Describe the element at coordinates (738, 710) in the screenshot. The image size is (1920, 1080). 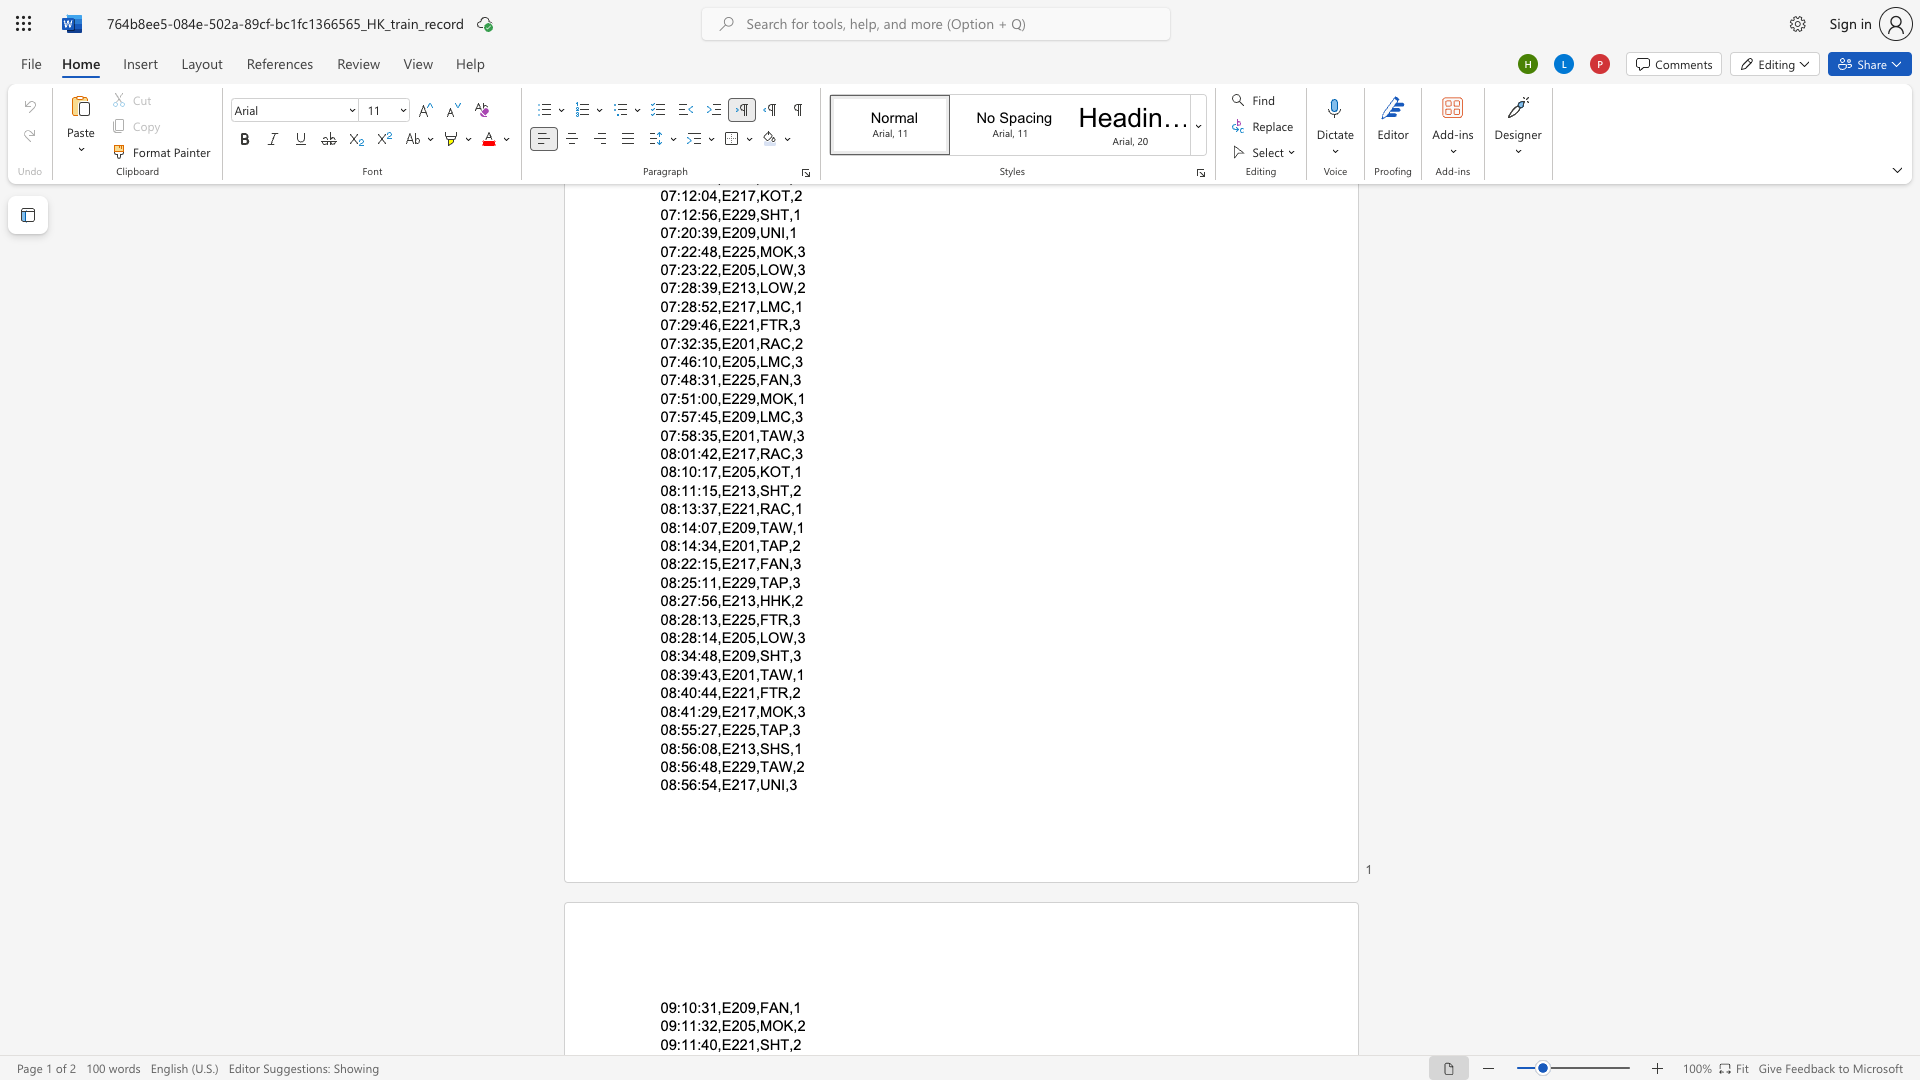
I see `the subset text "17,MO" within the text "08:41:29,E217,MOK,3"` at that location.